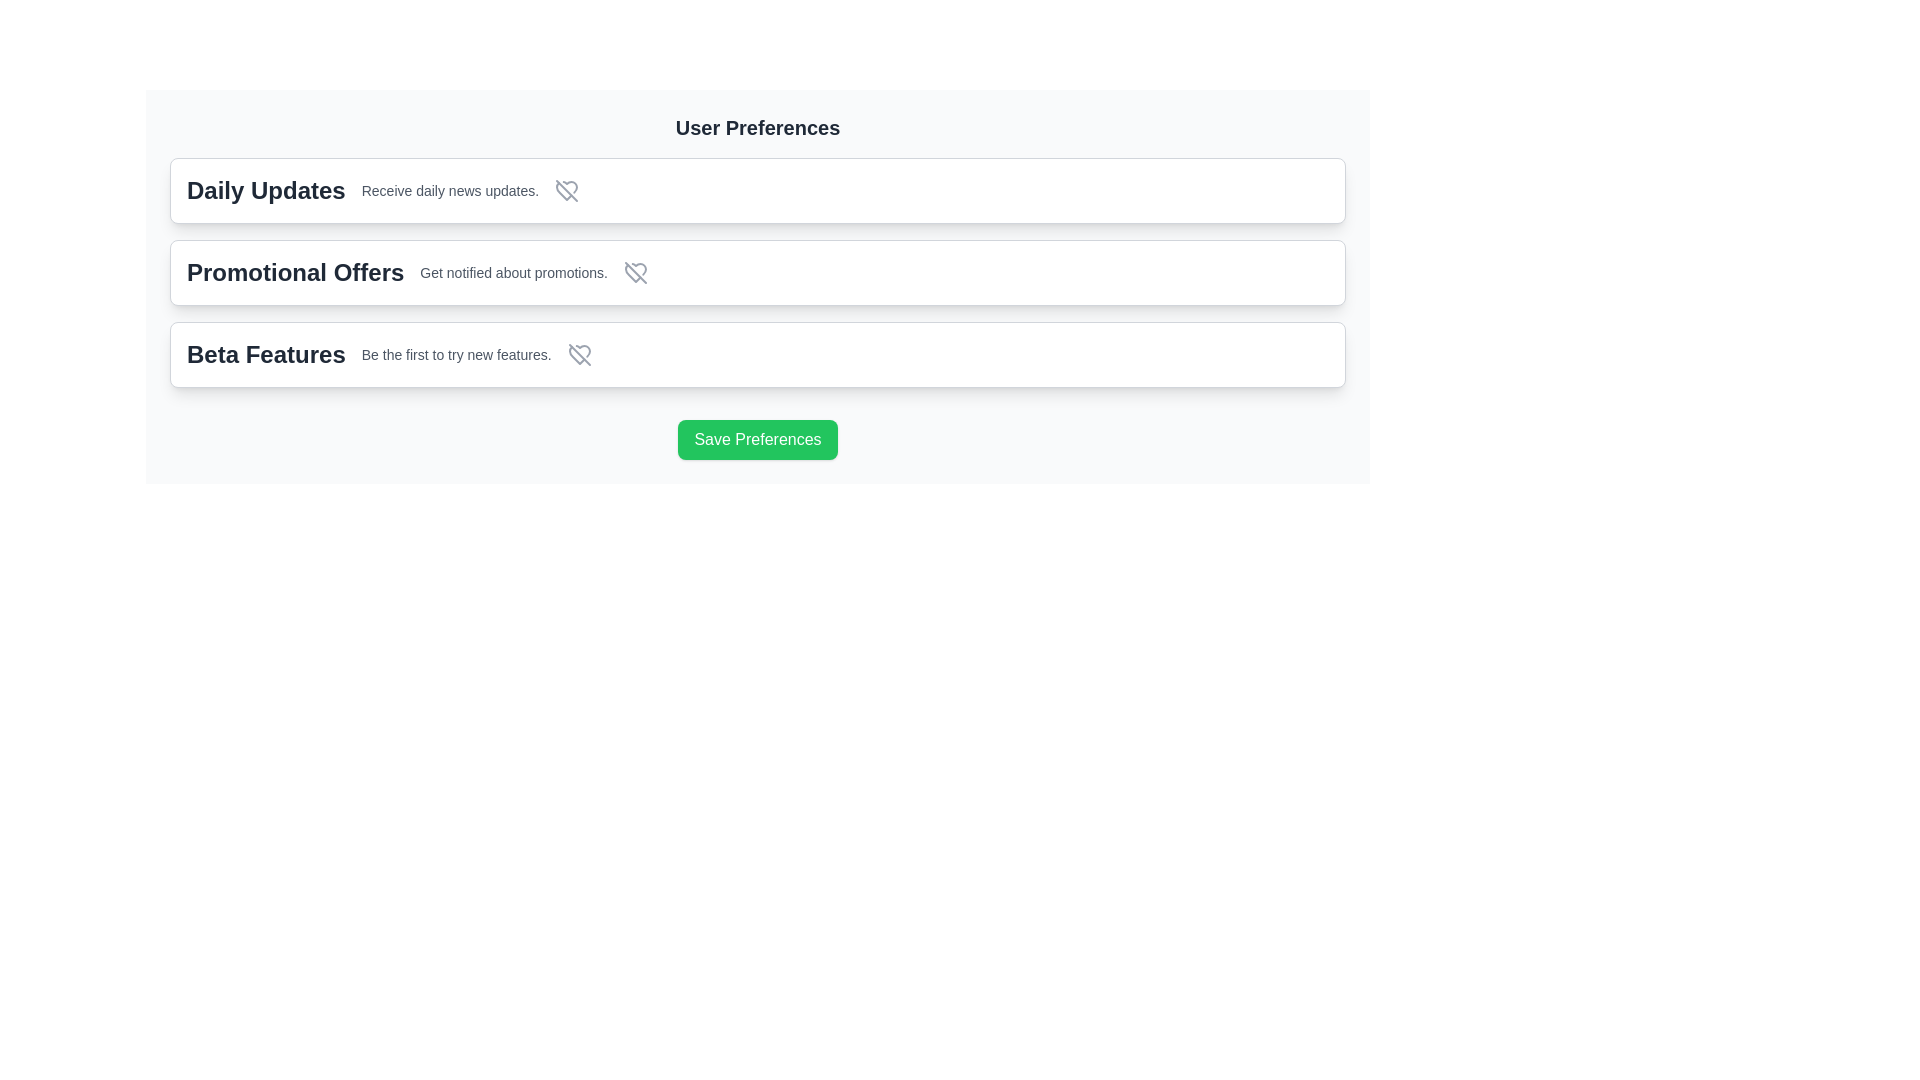 This screenshot has height=1080, width=1920. What do you see at coordinates (757, 273) in the screenshot?
I see `contents of the informational card about promotional notifications, located in the middle of the 'User Preferences' section, the second item below 'Daily Updates'` at bounding box center [757, 273].